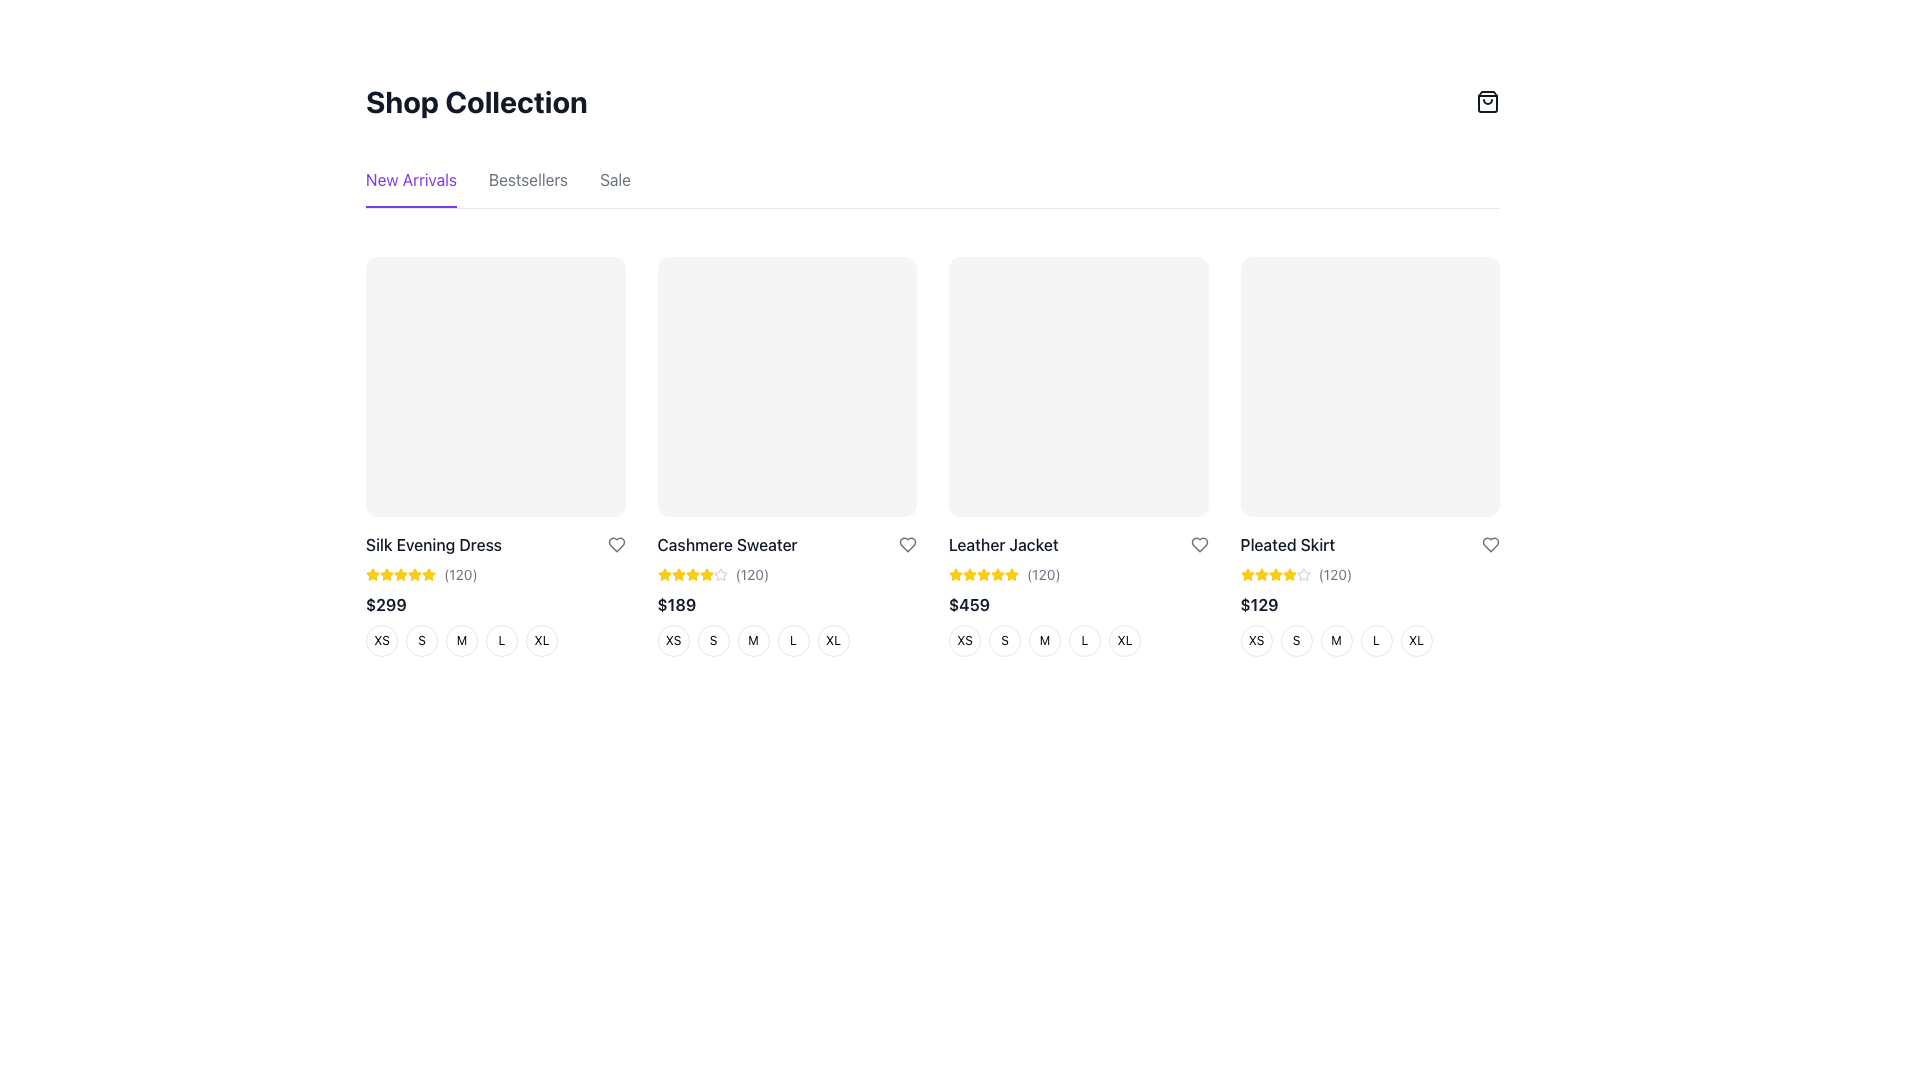 The width and height of the screenshot is (1920, 1080). Describe the element at coordinates (495, 640) in the screenshot. I see `the 'L' size button for the 'Silk Evening Dress'` at that location.